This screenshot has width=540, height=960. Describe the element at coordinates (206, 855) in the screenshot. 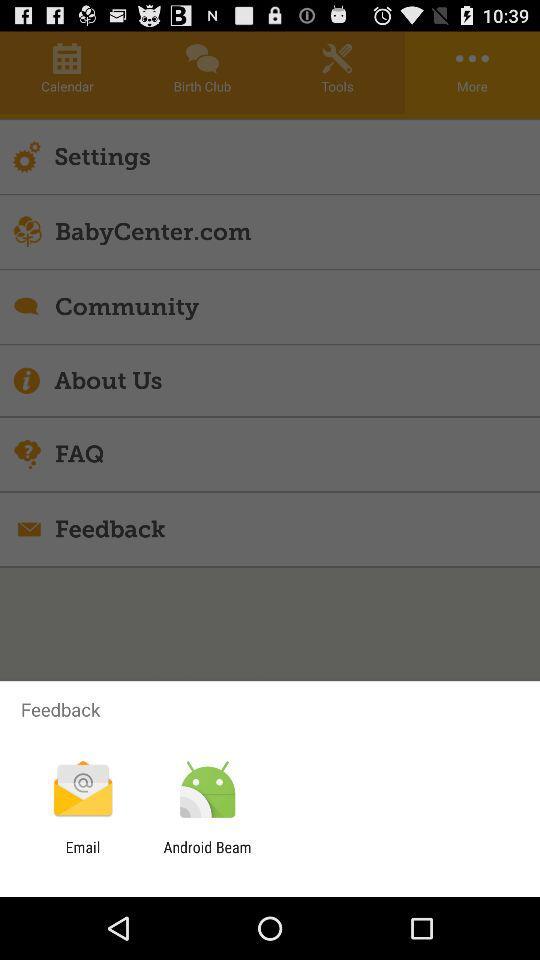

I see `app next to the email icon` at that location.